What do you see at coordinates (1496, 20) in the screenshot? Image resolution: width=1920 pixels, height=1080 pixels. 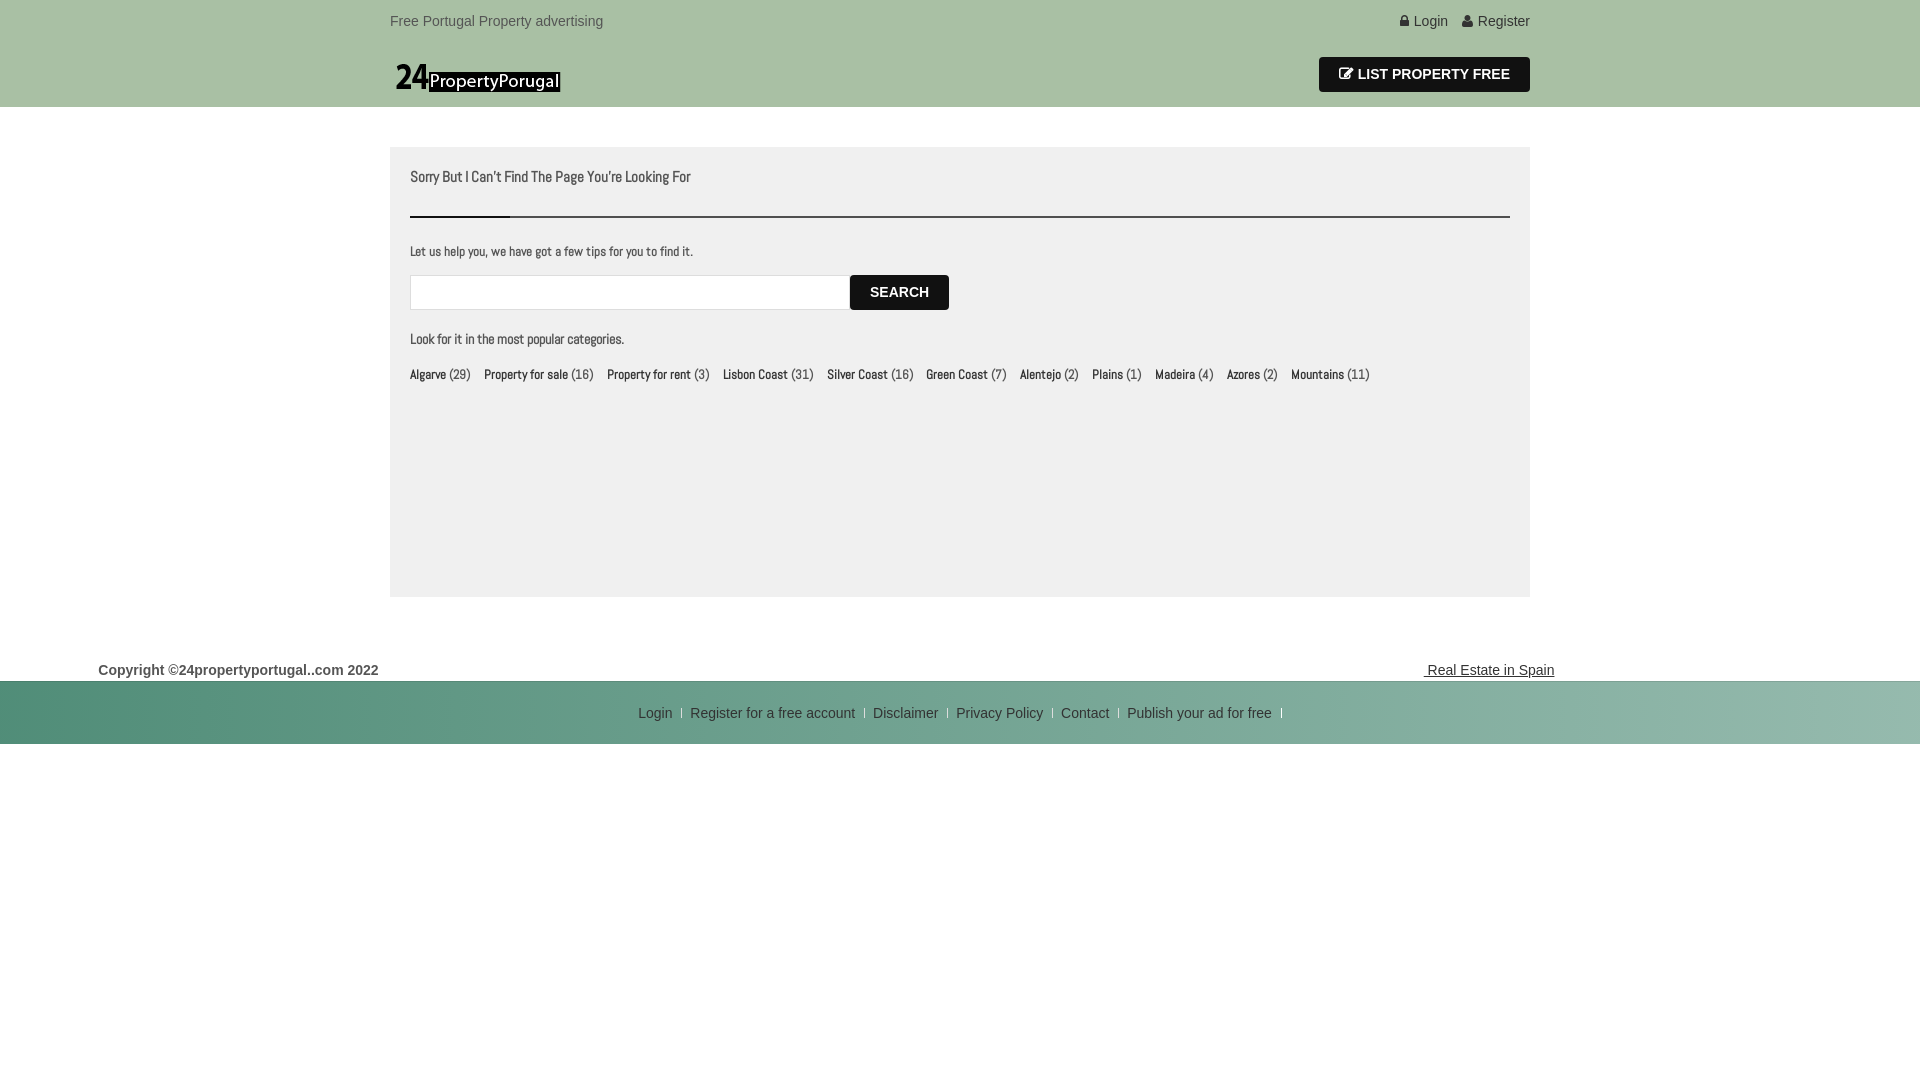 I see `'Register'` at bounding box center [1496, 20].